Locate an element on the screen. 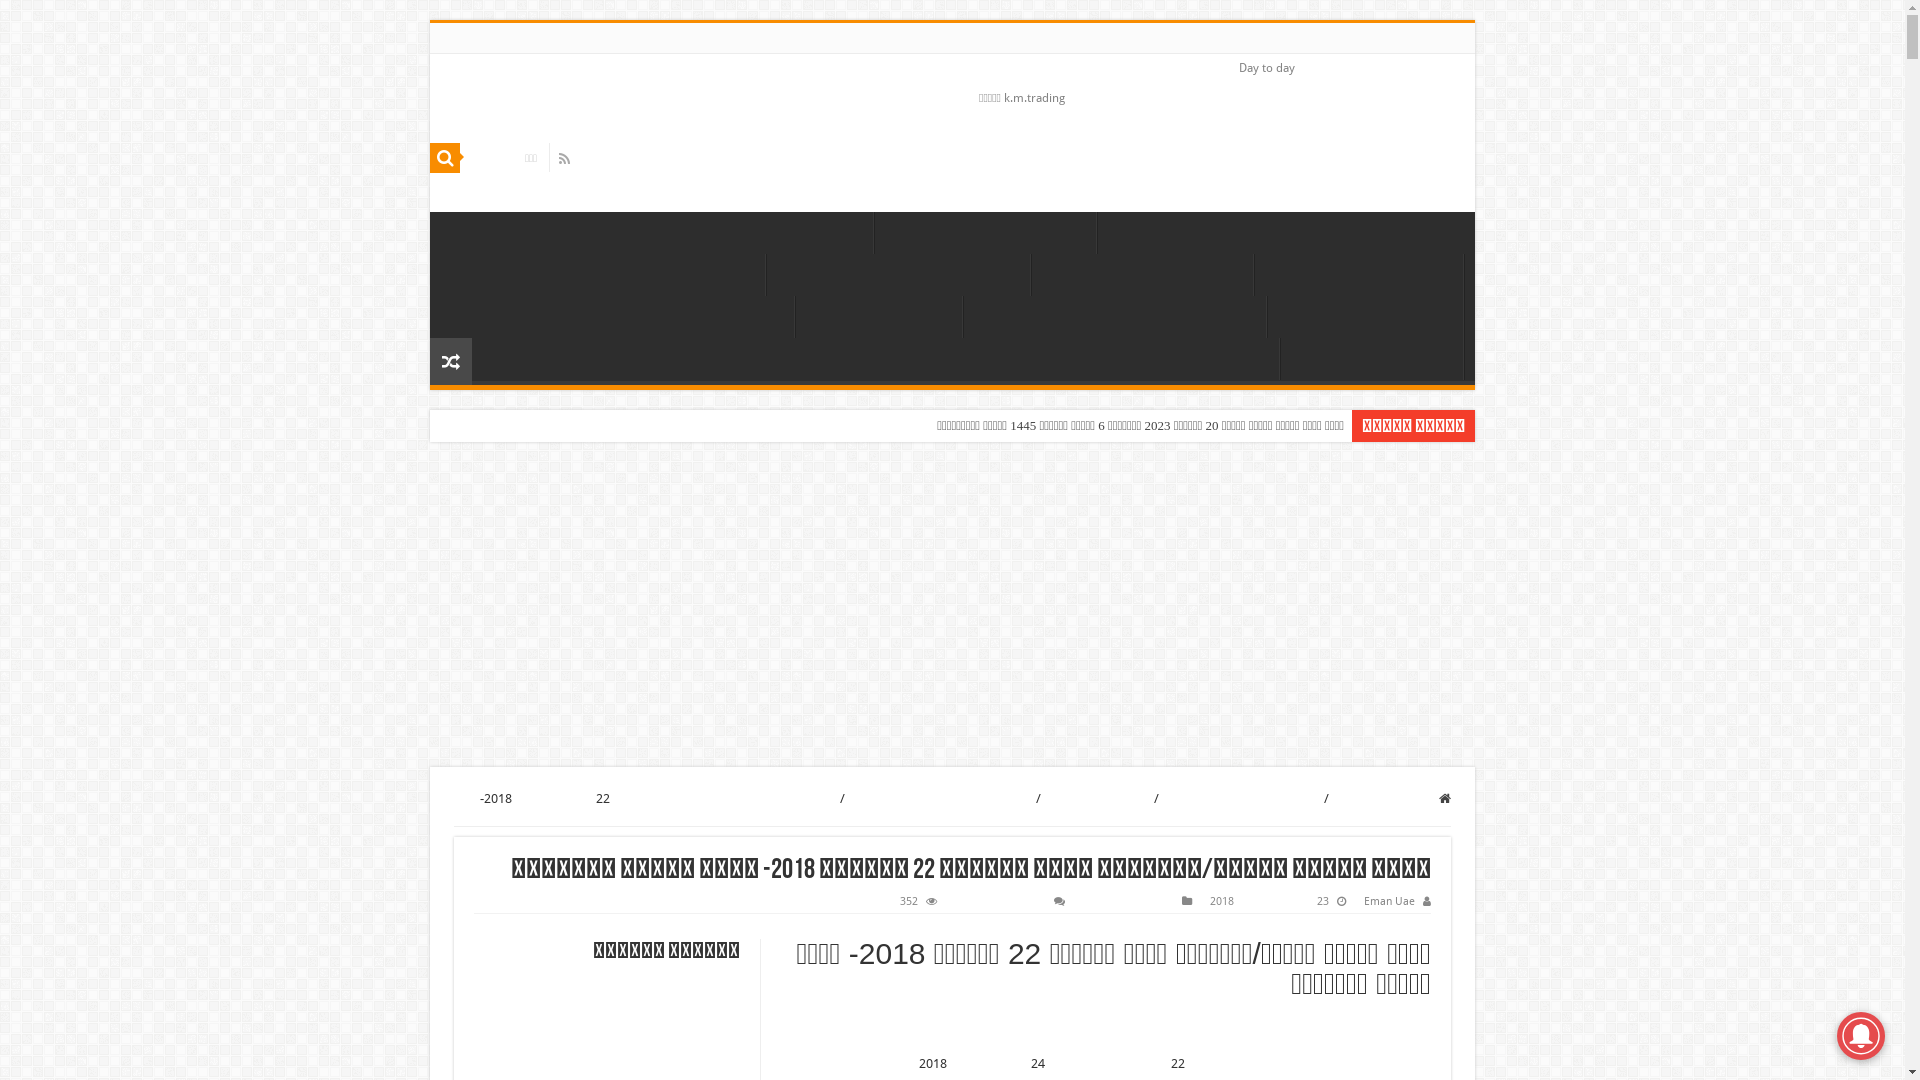  'Eman Uae' is located at coordinates (1388, 901).